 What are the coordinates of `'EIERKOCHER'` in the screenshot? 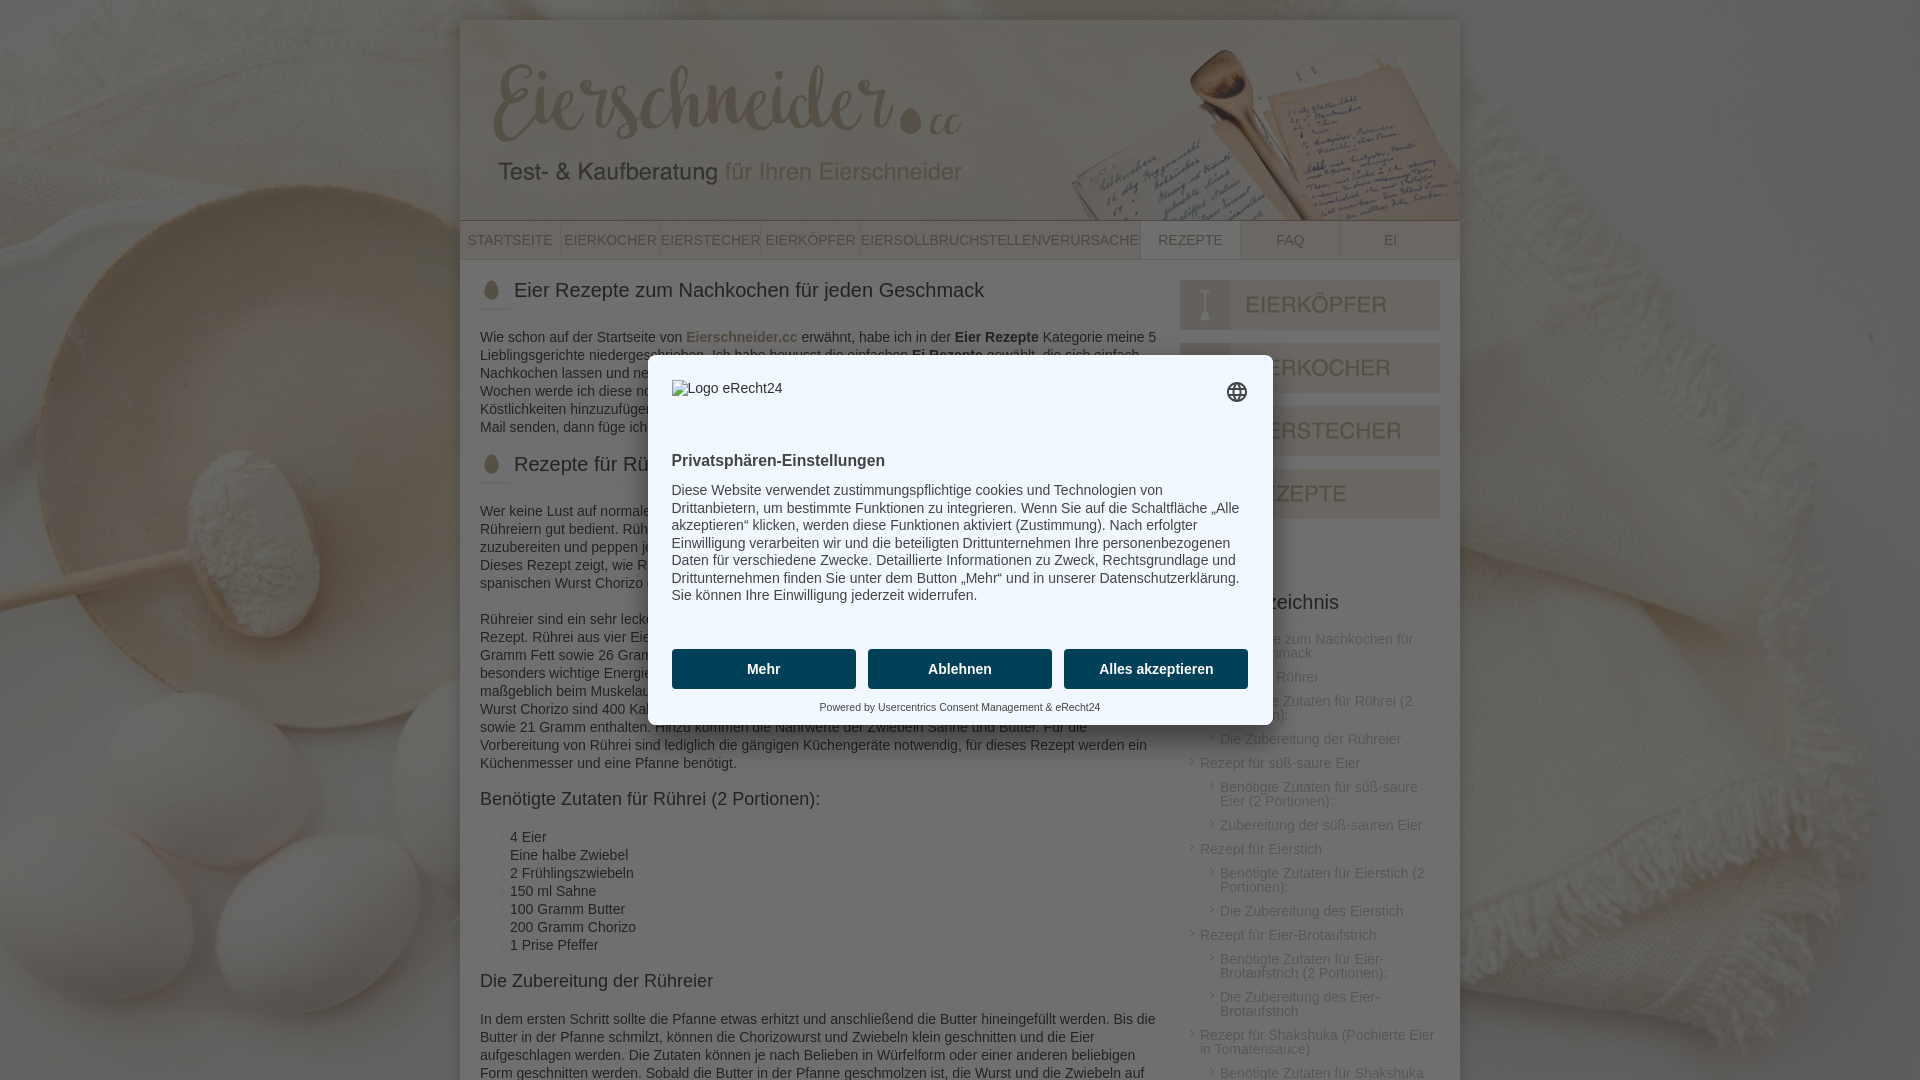 It's located at (608, 238).